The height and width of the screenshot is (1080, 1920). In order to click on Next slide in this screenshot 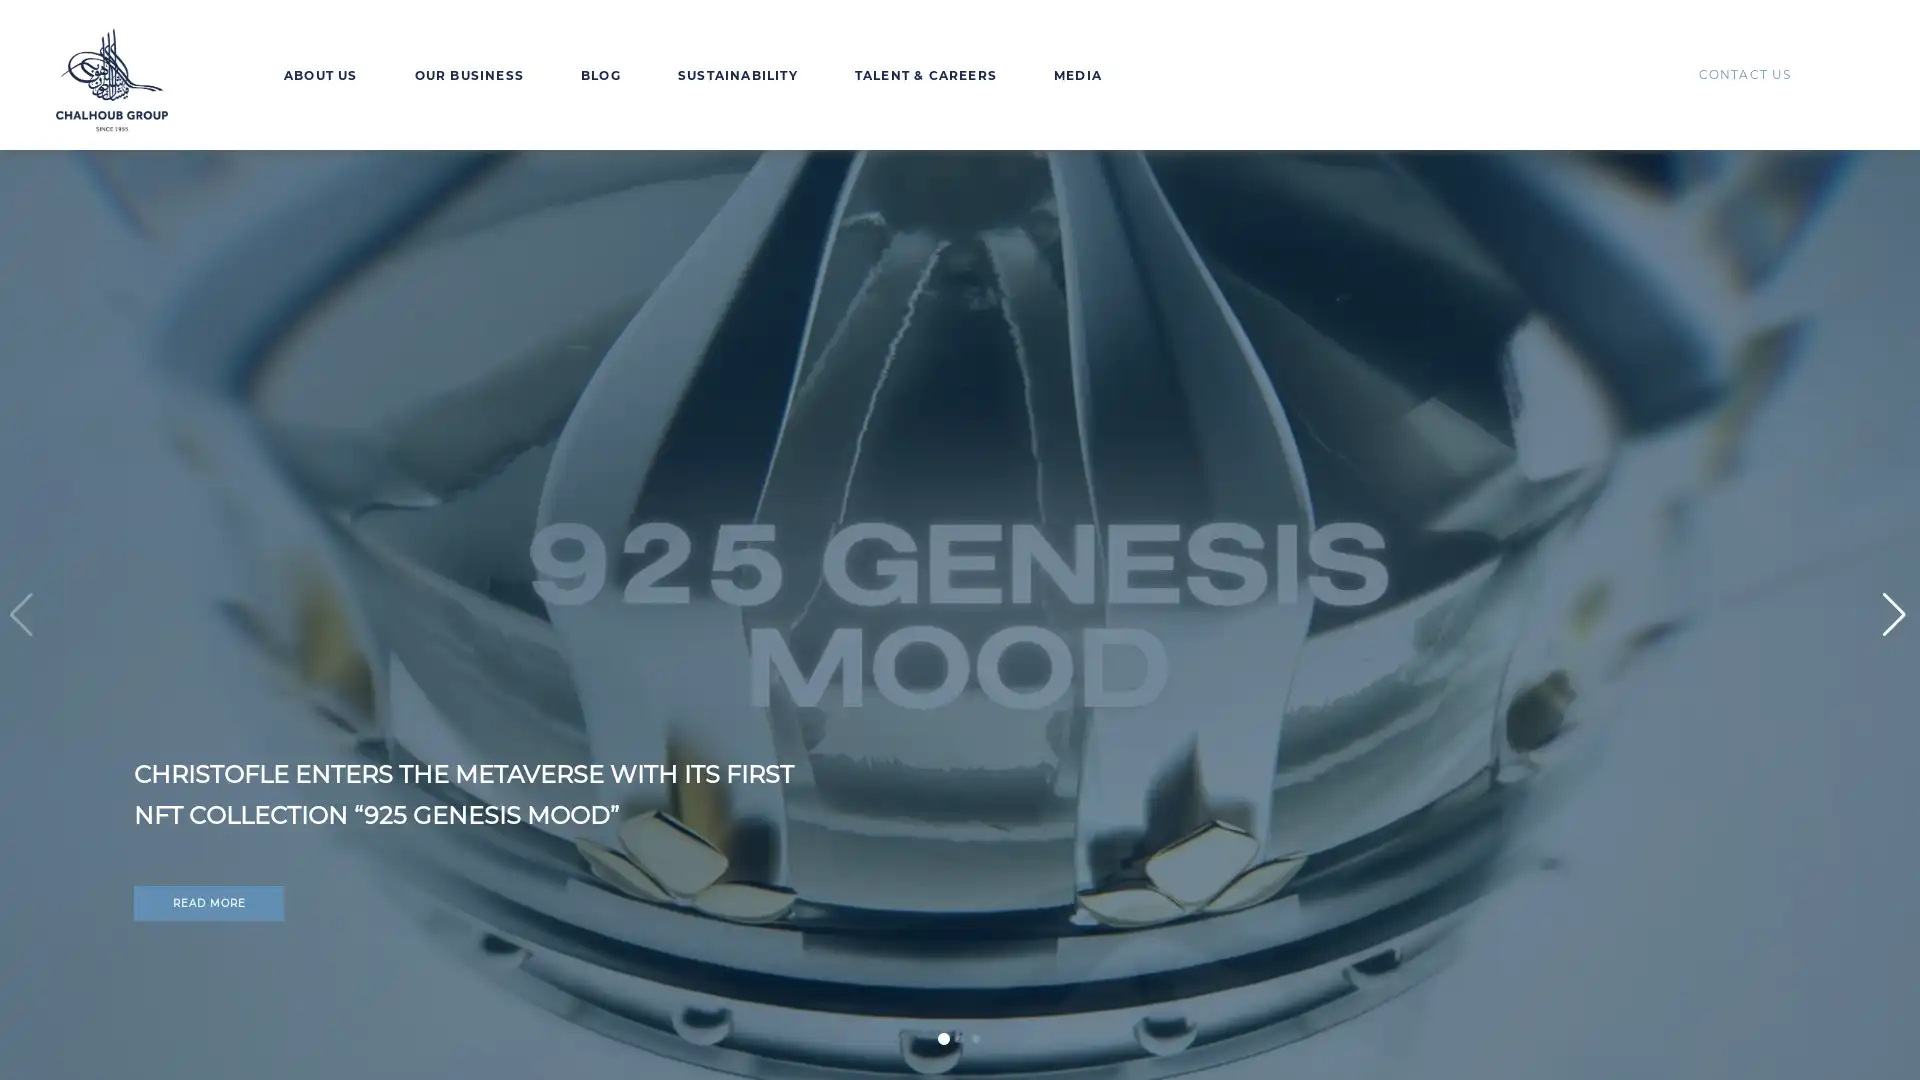, I will do `click(1895, 613)`.